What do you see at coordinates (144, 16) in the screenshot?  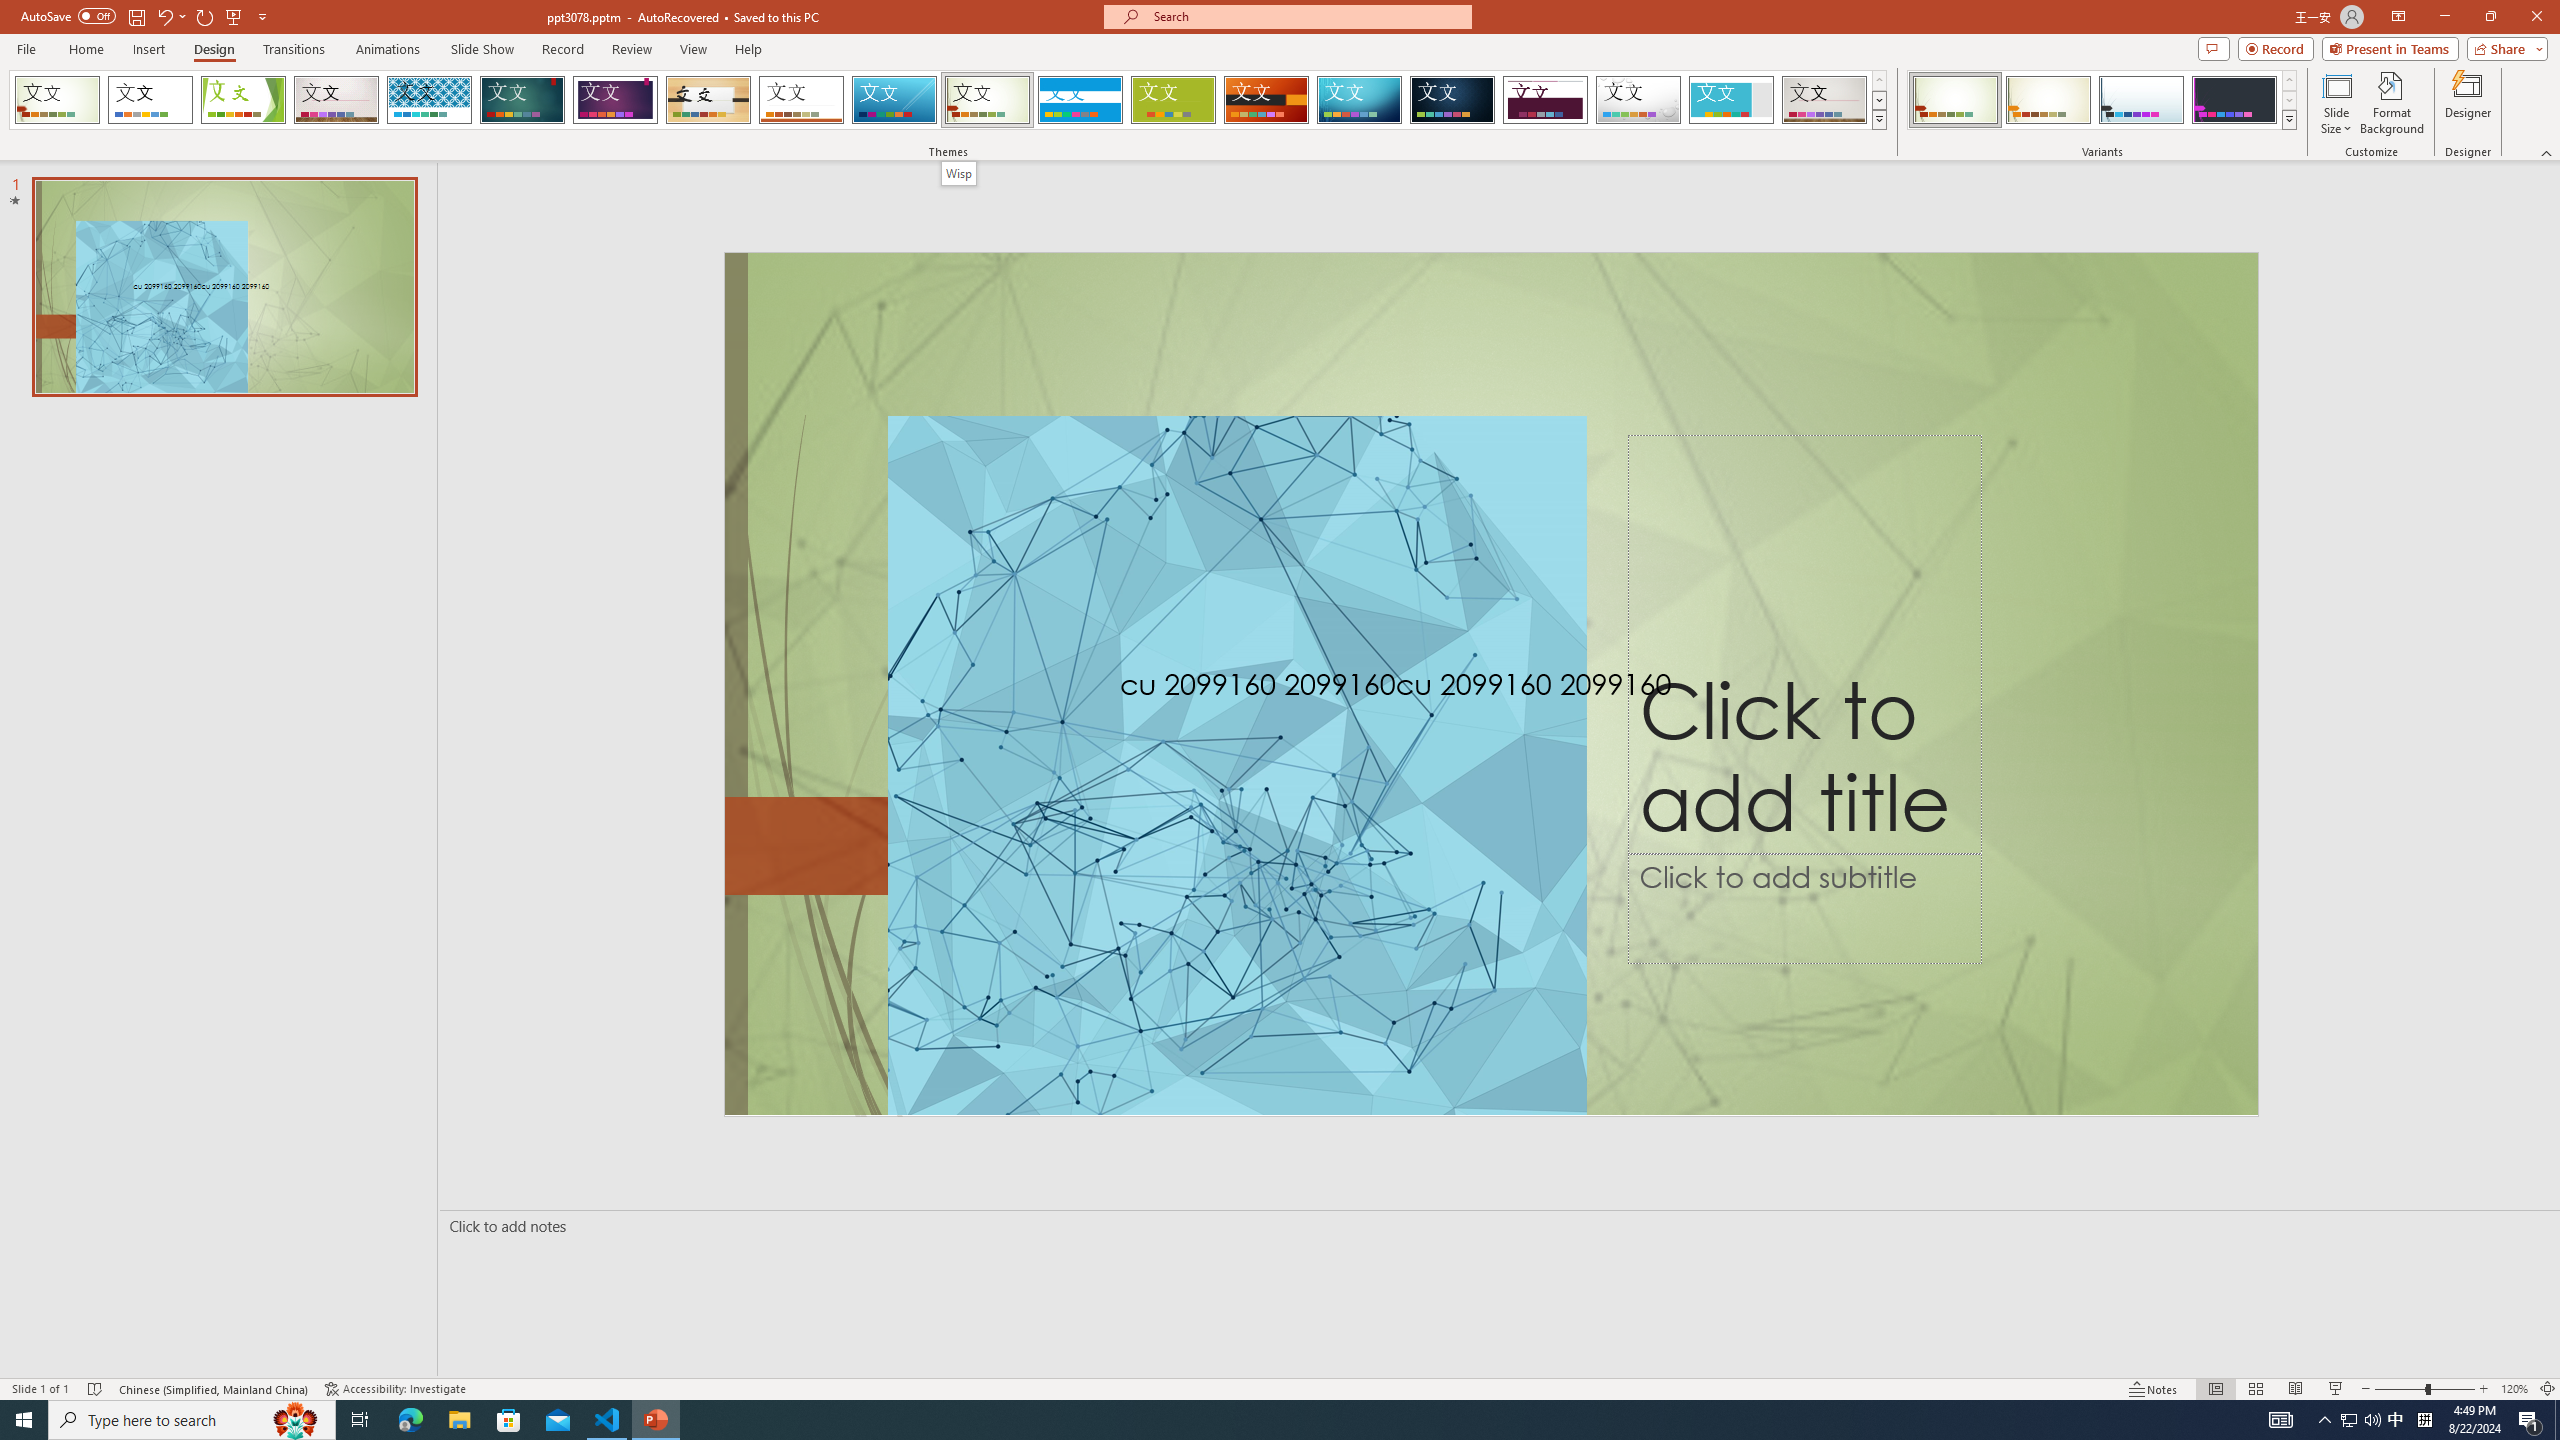 I see `'Quick Access Toolbar'` at bounding box center [144, 16].